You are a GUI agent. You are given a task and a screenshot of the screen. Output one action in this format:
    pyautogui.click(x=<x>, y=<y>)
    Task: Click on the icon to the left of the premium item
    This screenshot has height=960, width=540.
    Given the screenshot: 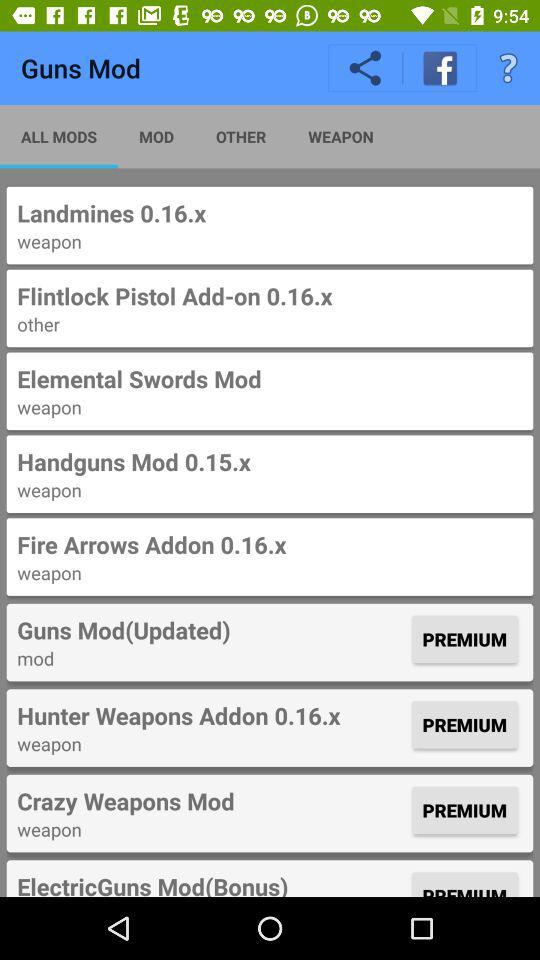 What is the action you would take?
    pyautogui.click(x=211, y=801)
    